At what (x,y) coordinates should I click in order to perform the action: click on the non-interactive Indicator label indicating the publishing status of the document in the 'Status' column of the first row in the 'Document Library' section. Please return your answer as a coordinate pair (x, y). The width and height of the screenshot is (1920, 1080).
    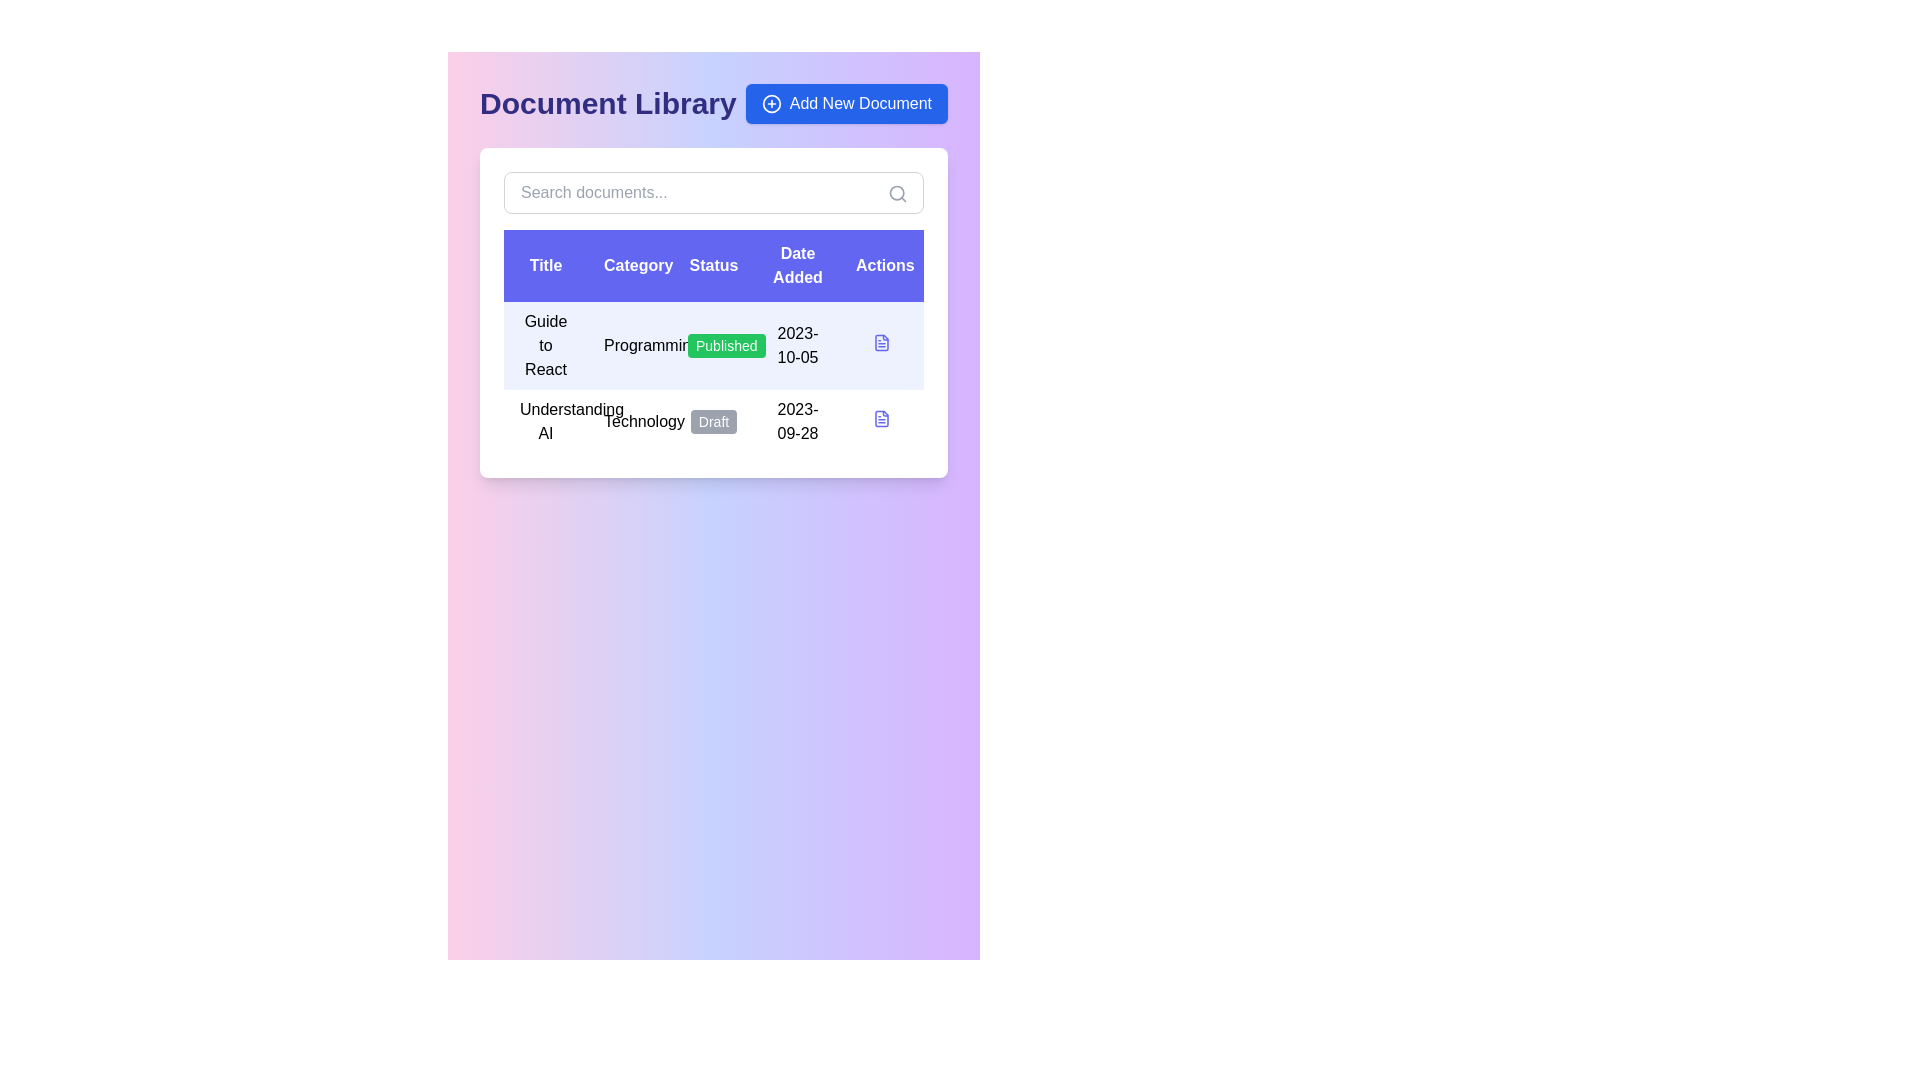
    Looking at the image, I should click on (725, 345).